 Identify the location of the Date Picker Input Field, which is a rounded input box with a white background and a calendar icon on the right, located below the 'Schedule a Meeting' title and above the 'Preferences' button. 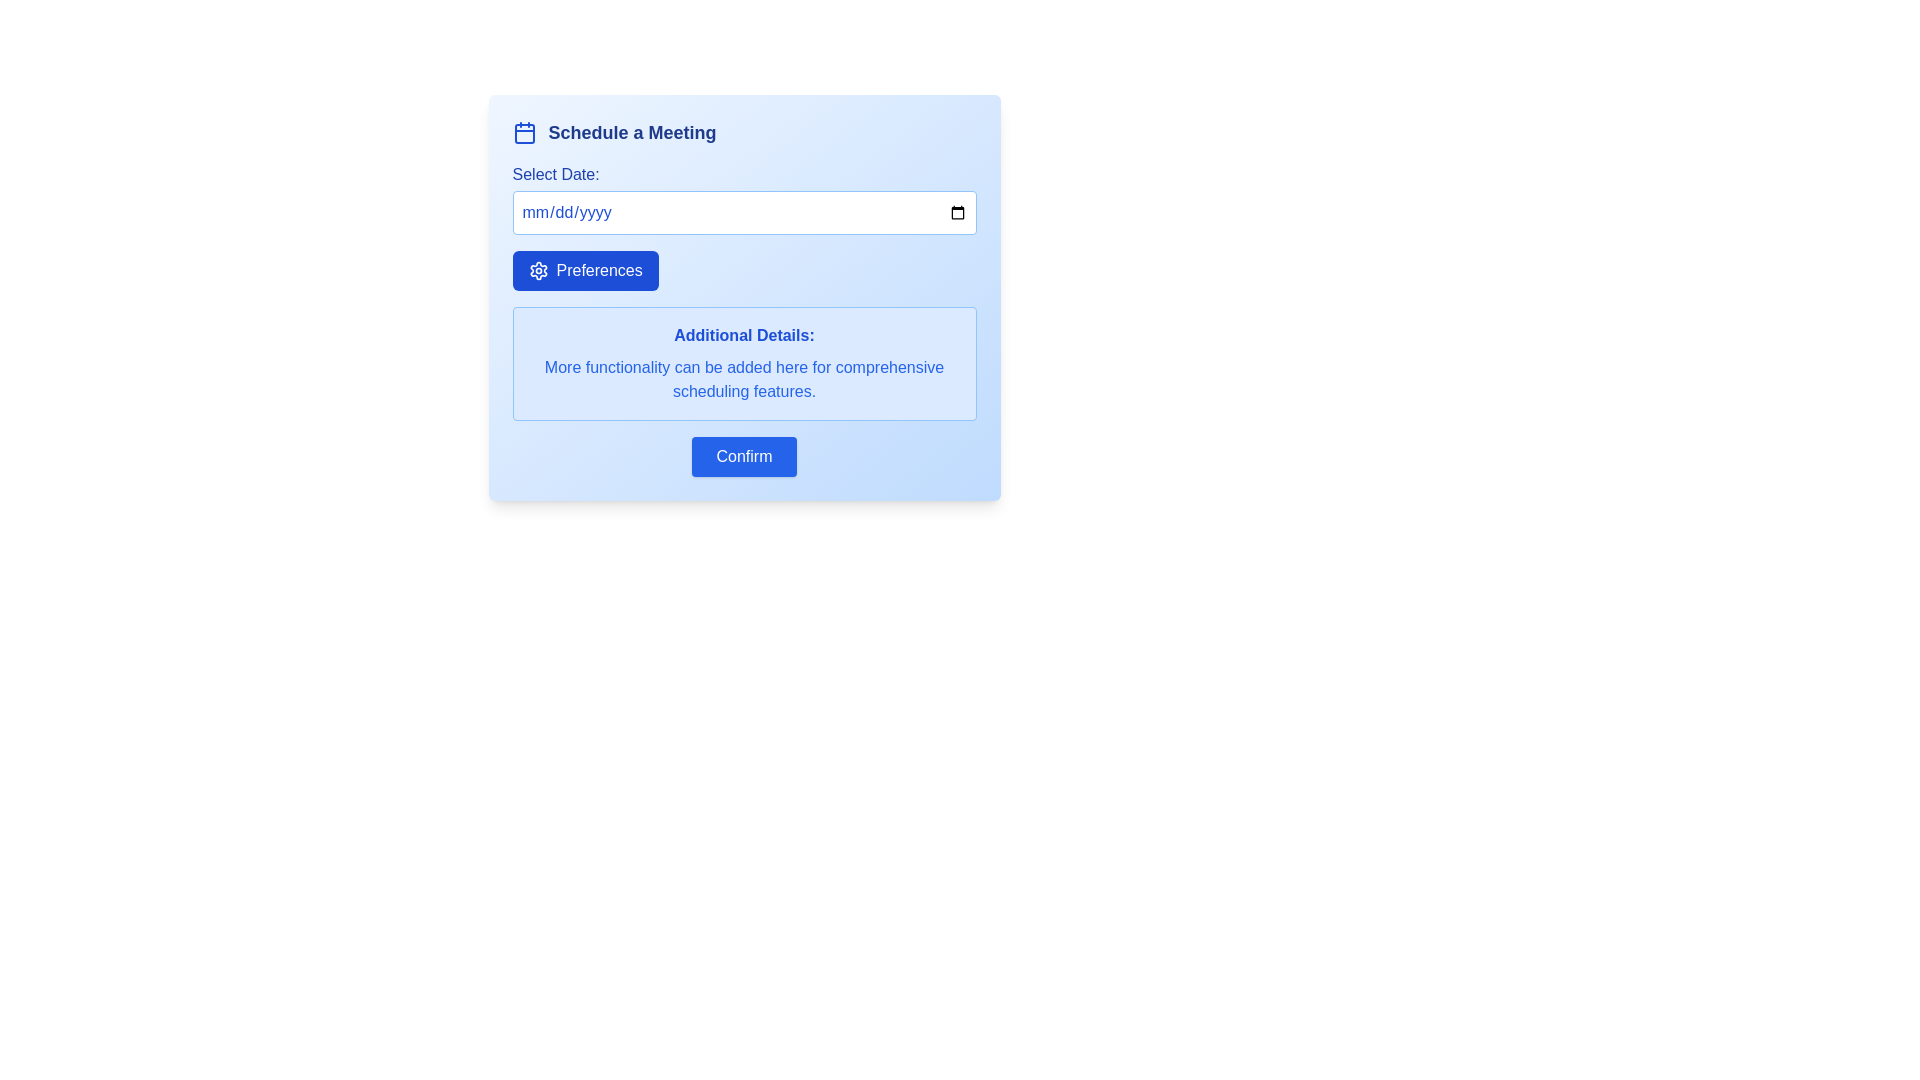
(743, 199).